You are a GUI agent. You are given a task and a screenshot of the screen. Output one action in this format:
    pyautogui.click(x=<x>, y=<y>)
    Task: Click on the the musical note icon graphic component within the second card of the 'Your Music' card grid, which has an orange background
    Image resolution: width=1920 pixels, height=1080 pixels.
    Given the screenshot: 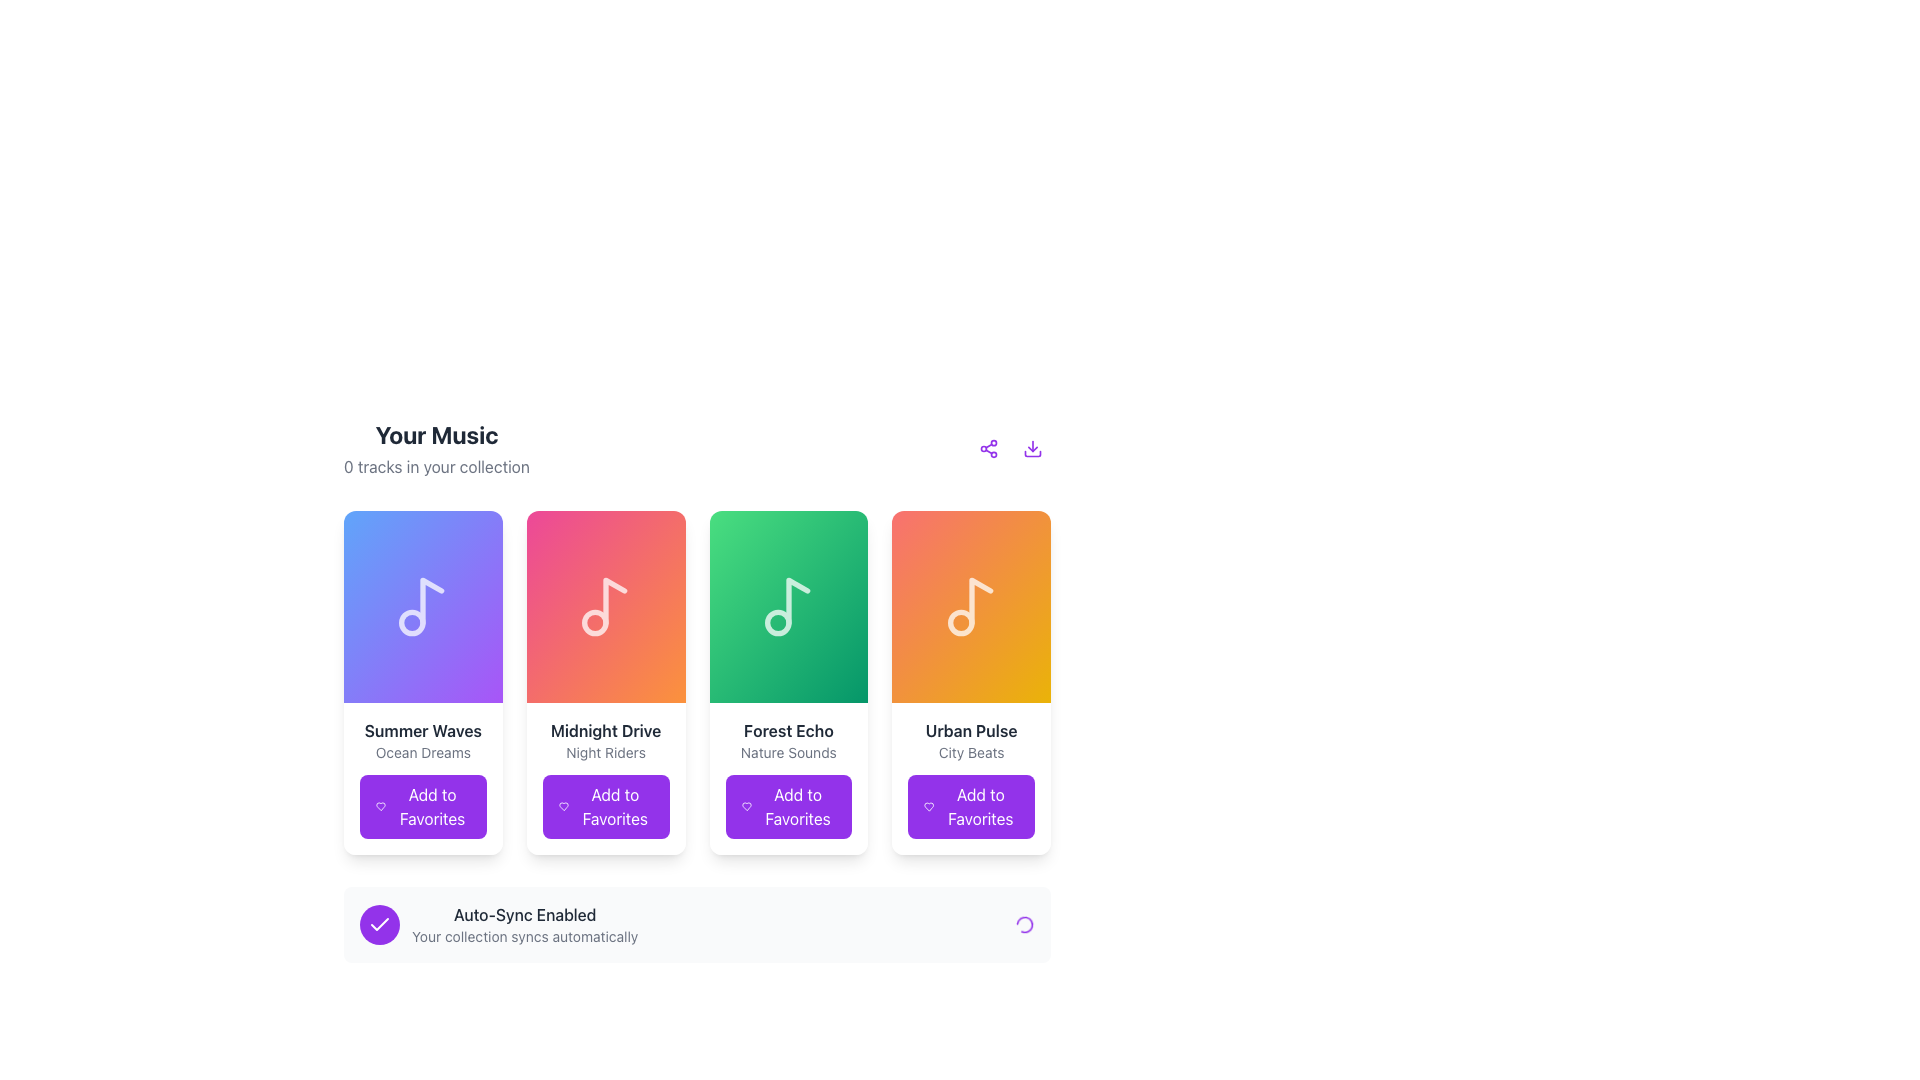 What is the action you would take?
    pyautogui.click(x=614, y=600)
    